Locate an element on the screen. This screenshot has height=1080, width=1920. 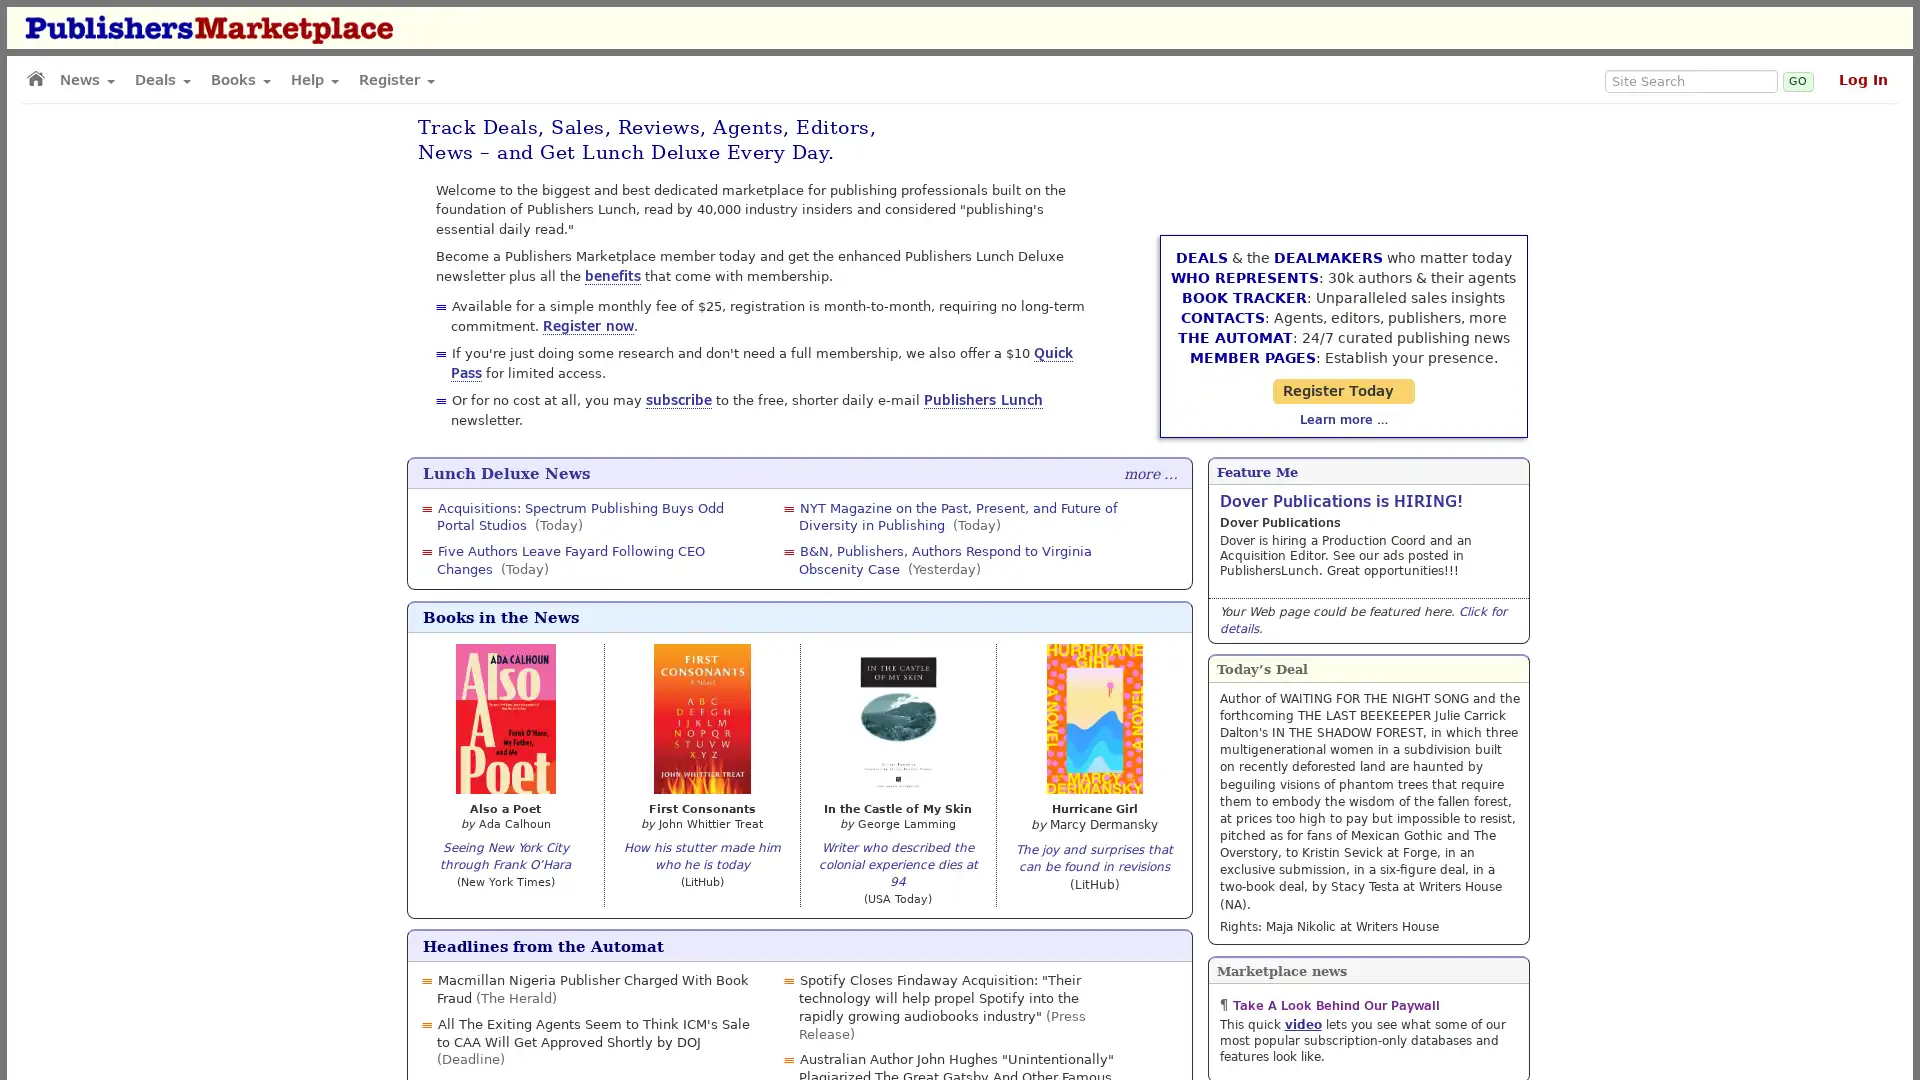
Register Today is located at coordinates (1367, 350).